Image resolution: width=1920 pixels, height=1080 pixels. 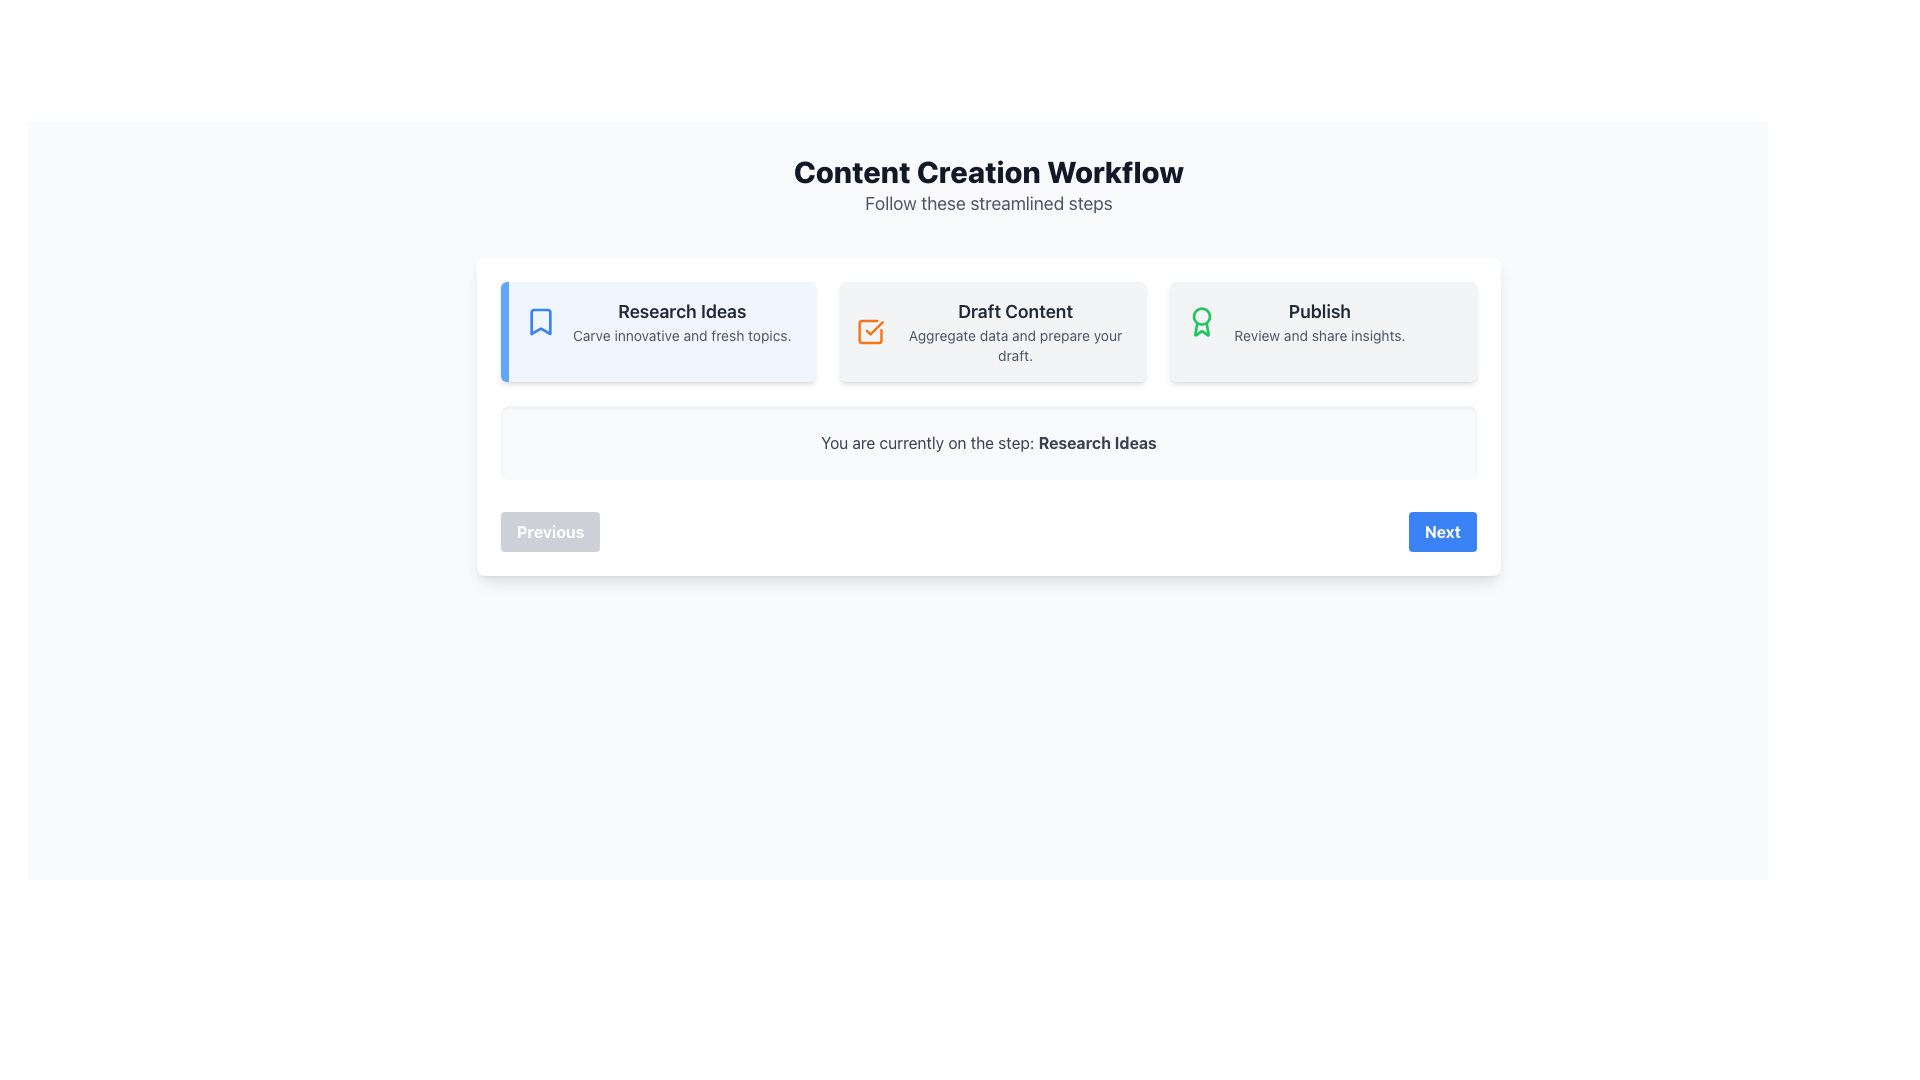 What do you see at coordinates (1015, 330) in the screenshot?
I see `text of the 'Draft Content' label, which serves as an indicator for this phase in the workflow` at bounding box center [1015, 330].